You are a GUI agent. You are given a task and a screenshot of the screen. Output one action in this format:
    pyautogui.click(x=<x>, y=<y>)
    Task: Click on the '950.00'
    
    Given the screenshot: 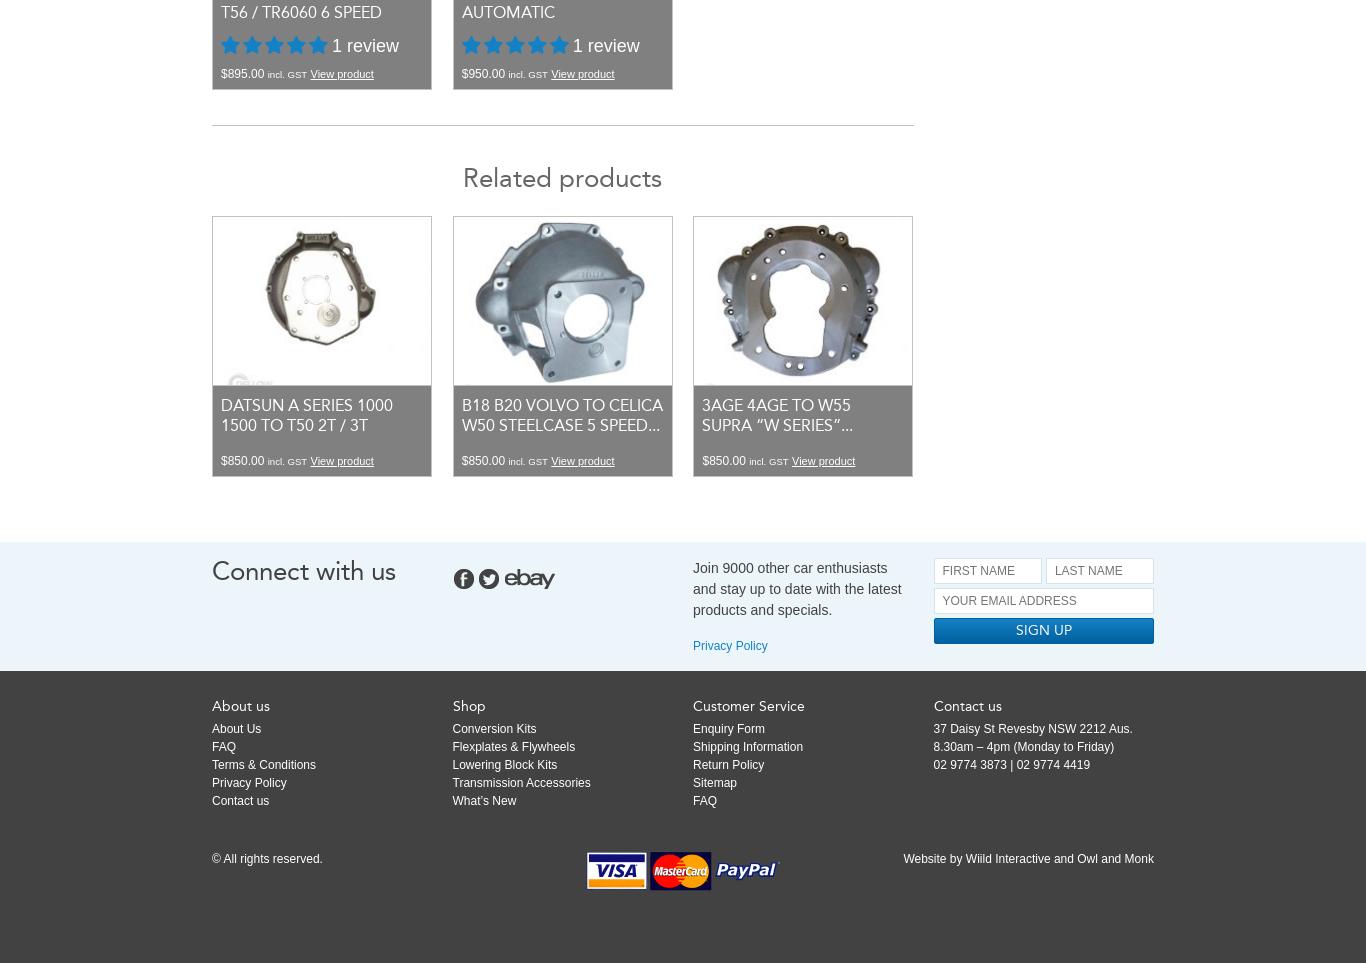 What is the action you would take?
    pyautogui.click(x=486, y=72)
    